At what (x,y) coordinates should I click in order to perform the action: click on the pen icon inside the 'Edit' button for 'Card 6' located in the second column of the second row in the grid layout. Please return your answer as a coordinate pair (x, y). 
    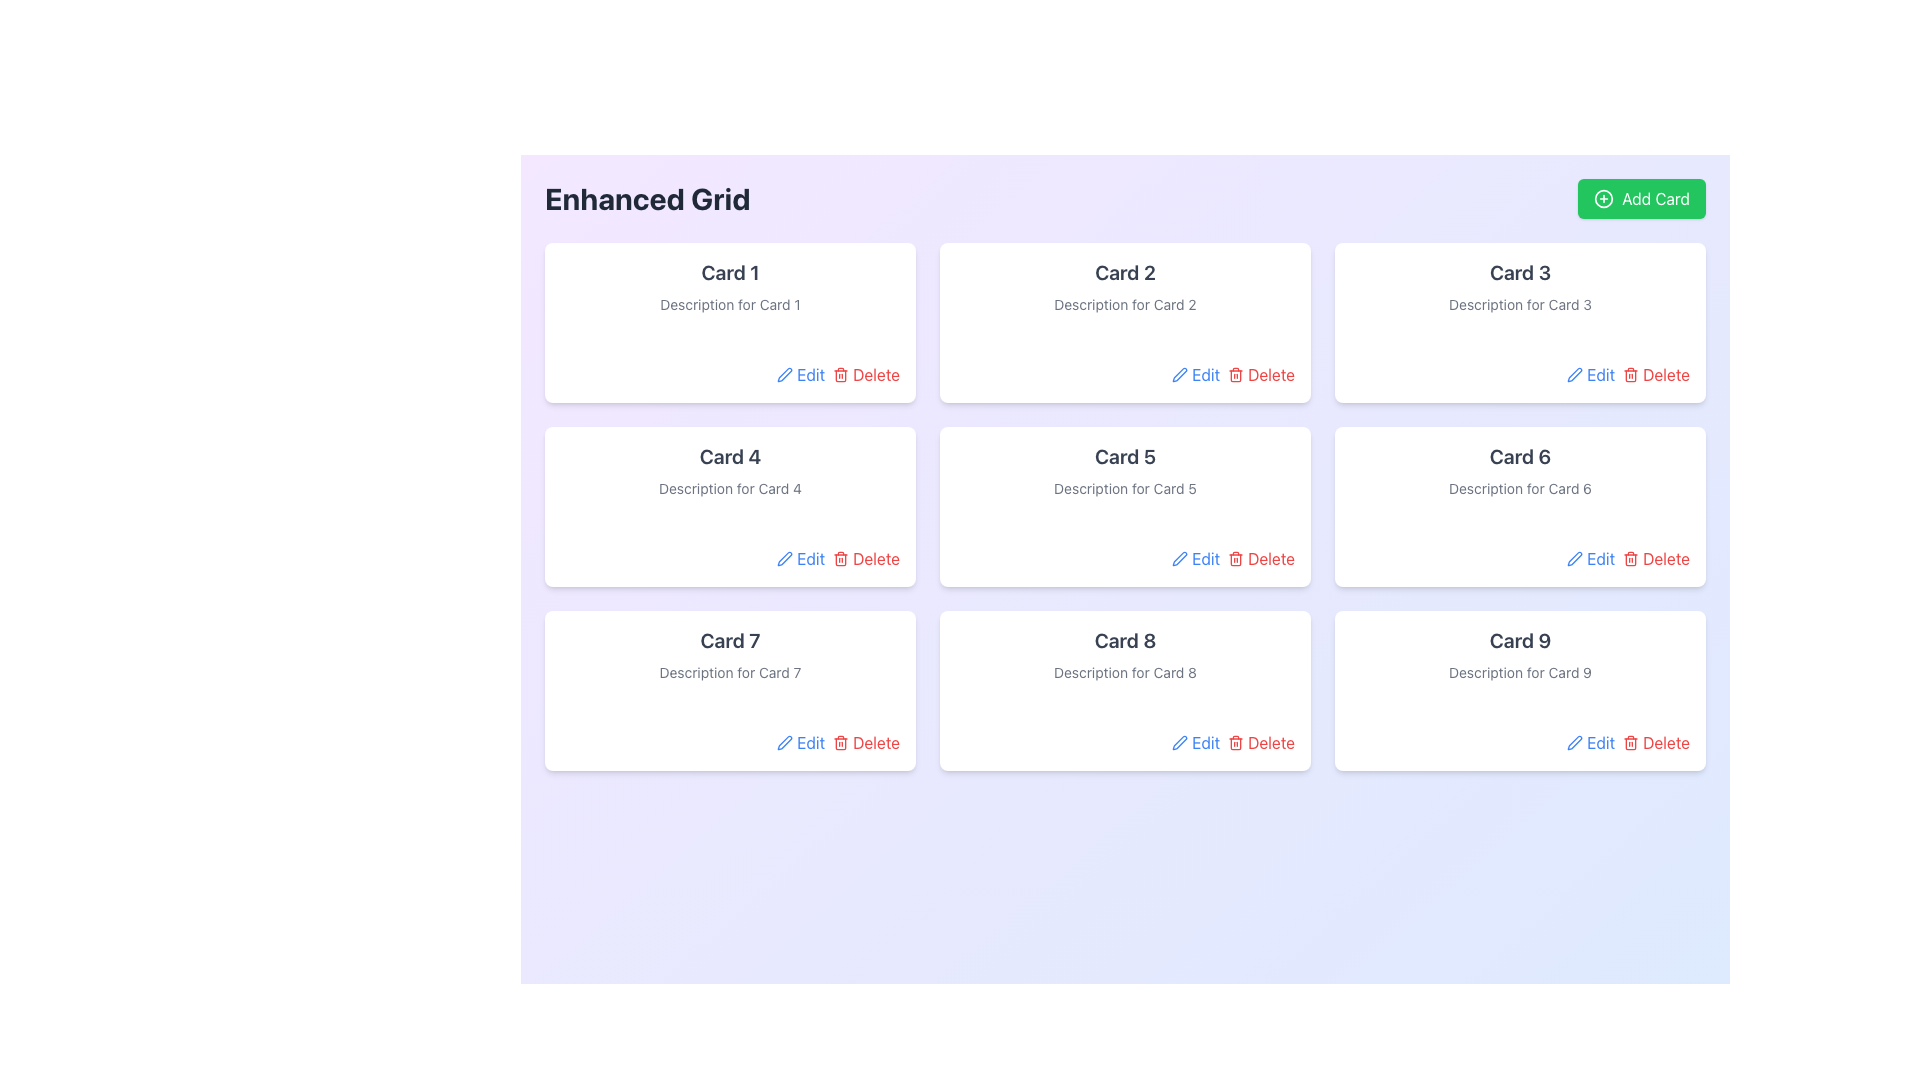
    Looking at the image, I should click on (1574, 559).